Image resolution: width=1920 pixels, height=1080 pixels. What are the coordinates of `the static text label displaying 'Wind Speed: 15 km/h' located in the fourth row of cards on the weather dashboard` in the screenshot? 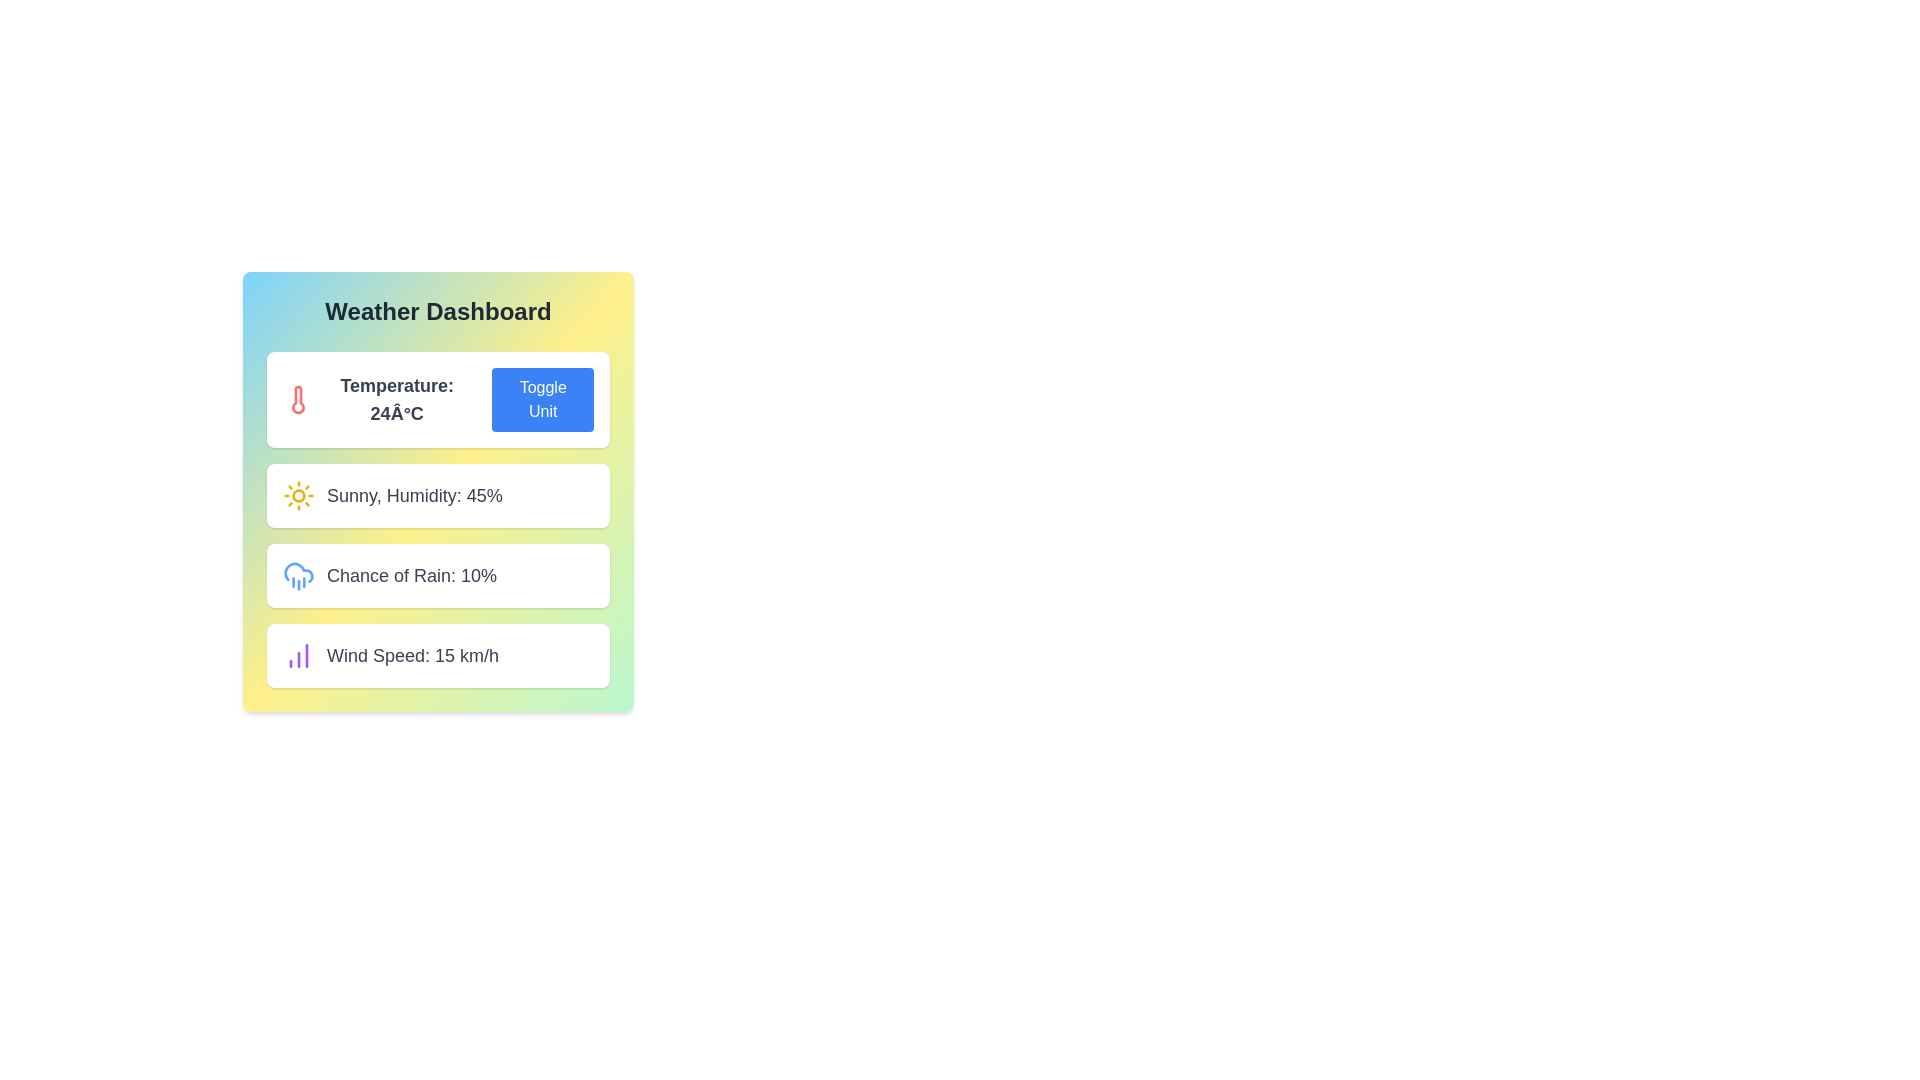 It's located at (411, 655).